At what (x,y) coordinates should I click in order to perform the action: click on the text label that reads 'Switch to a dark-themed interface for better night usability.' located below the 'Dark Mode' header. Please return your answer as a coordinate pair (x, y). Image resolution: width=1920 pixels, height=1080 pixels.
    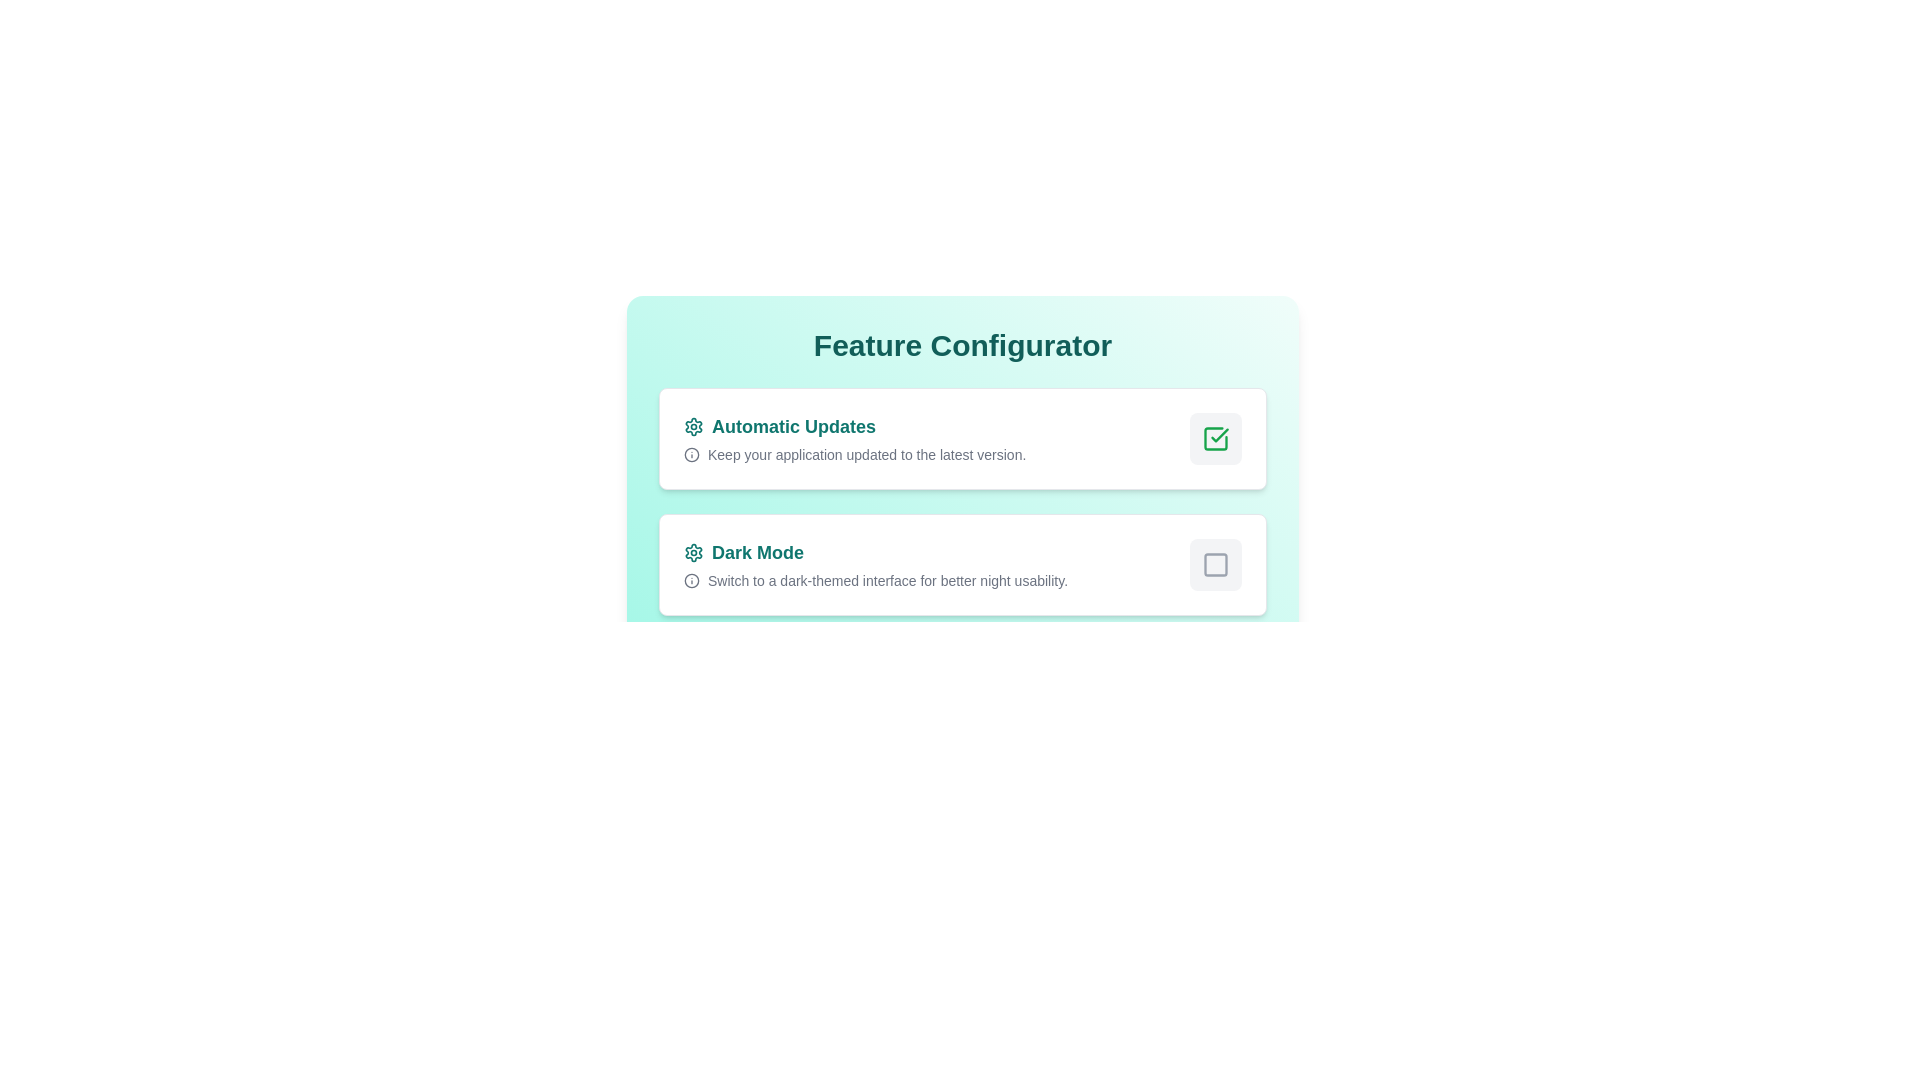
    Looking at the image, I should click on (876, 581).